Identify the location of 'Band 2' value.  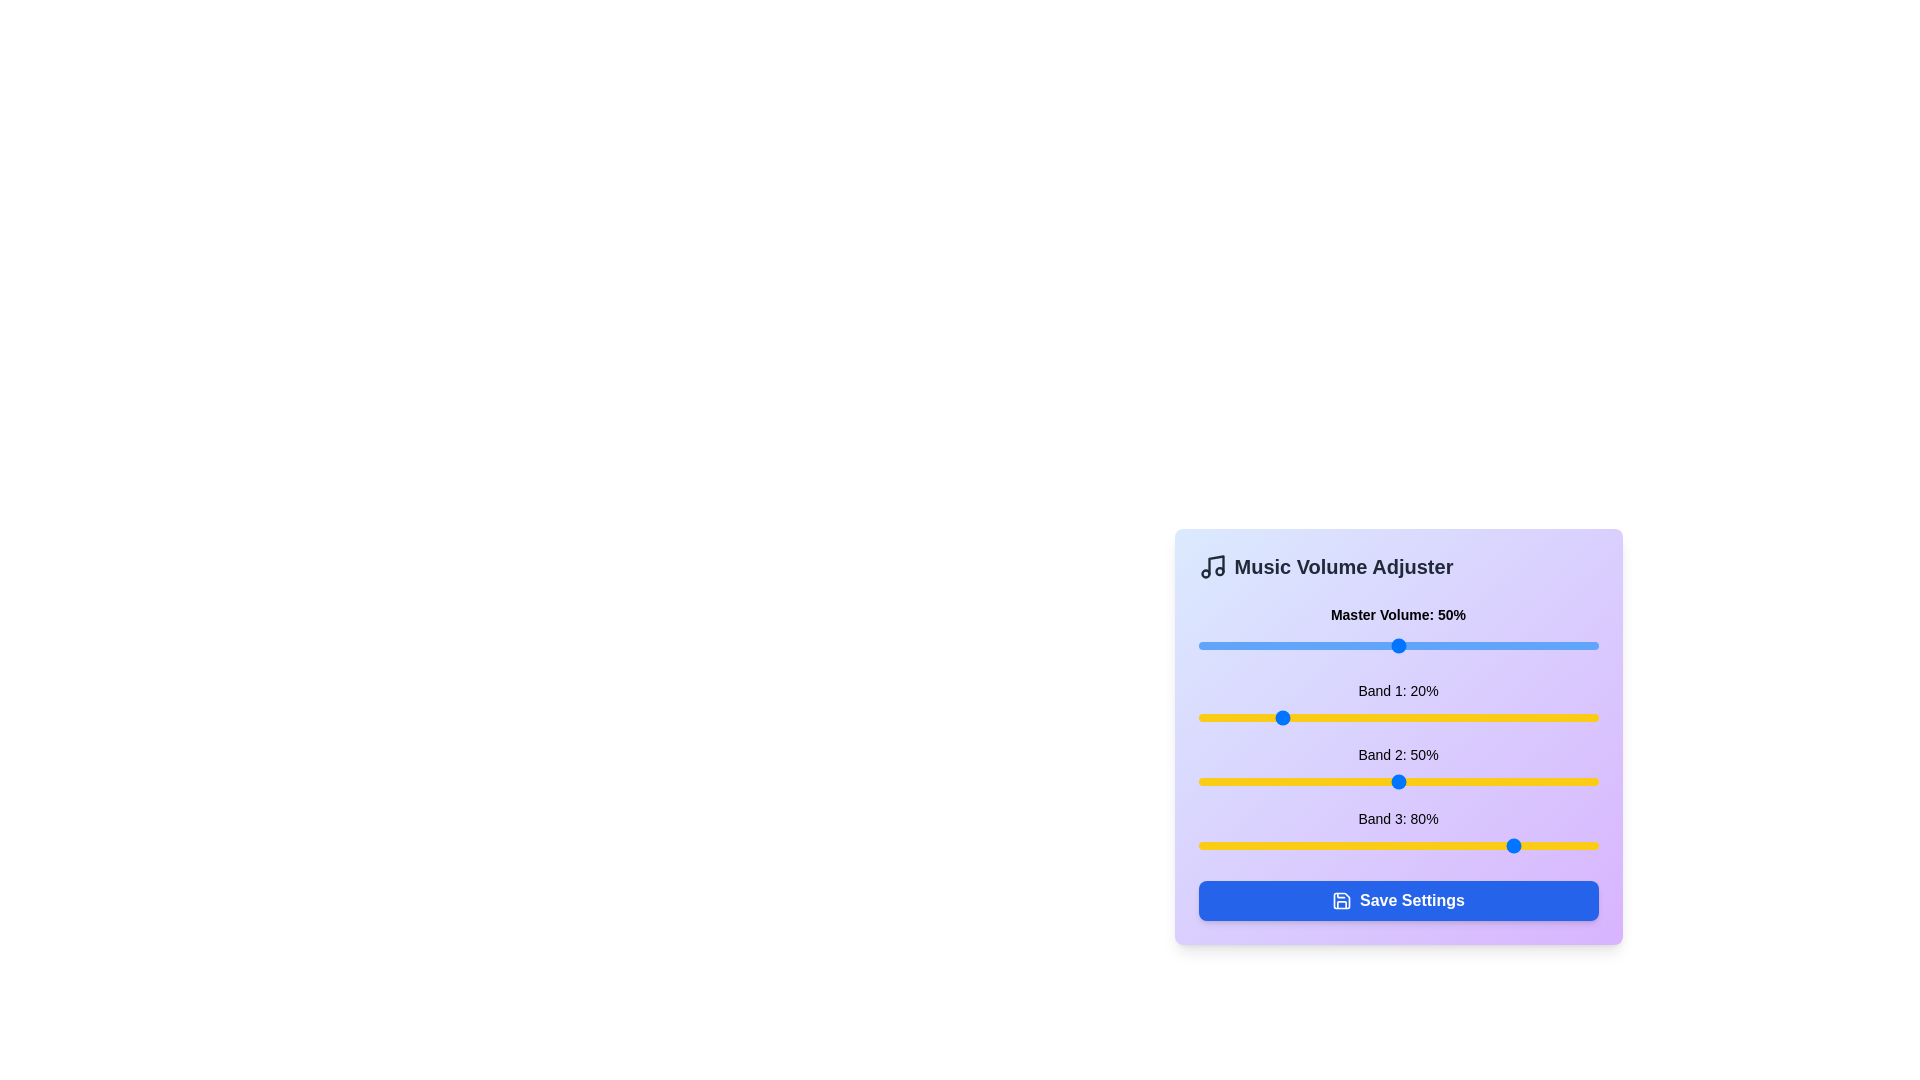
(1205, 781).